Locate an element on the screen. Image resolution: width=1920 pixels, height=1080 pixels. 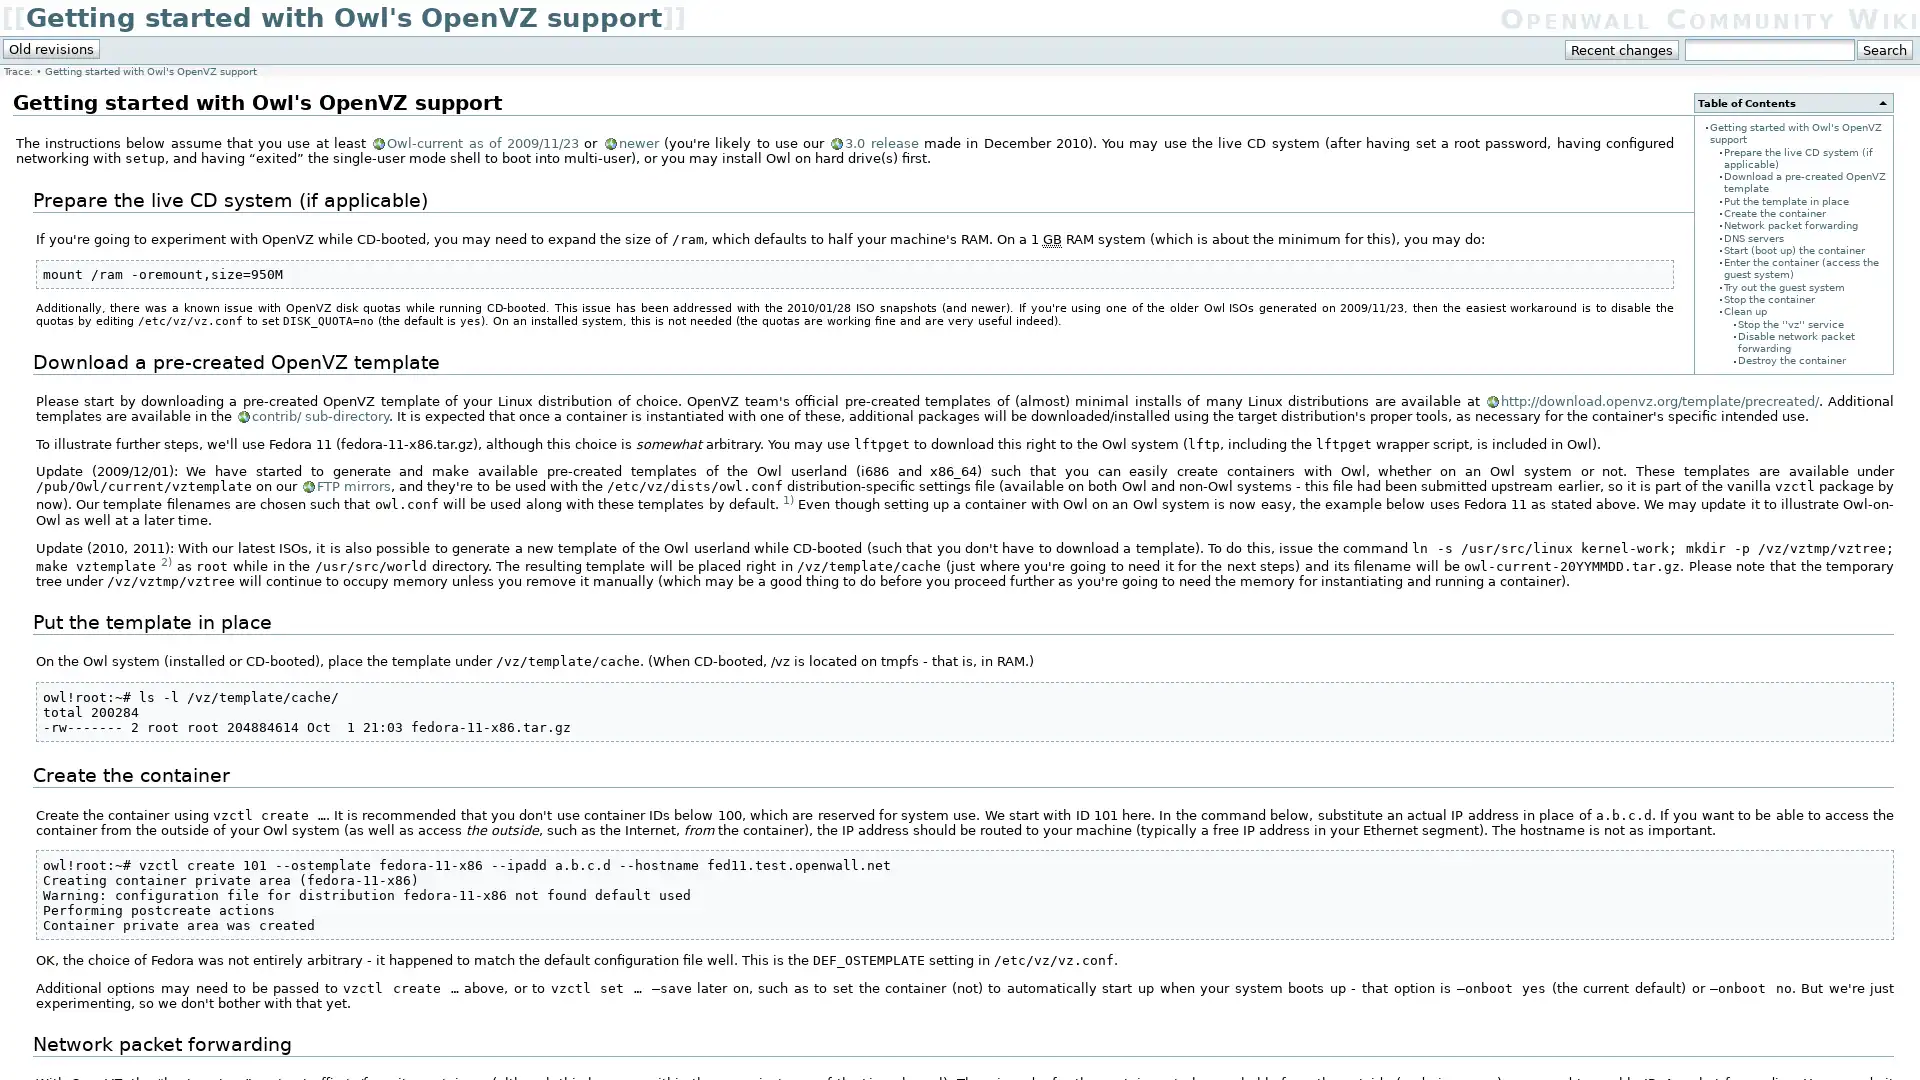
Recent changes is located at coordinates (1622, 49).